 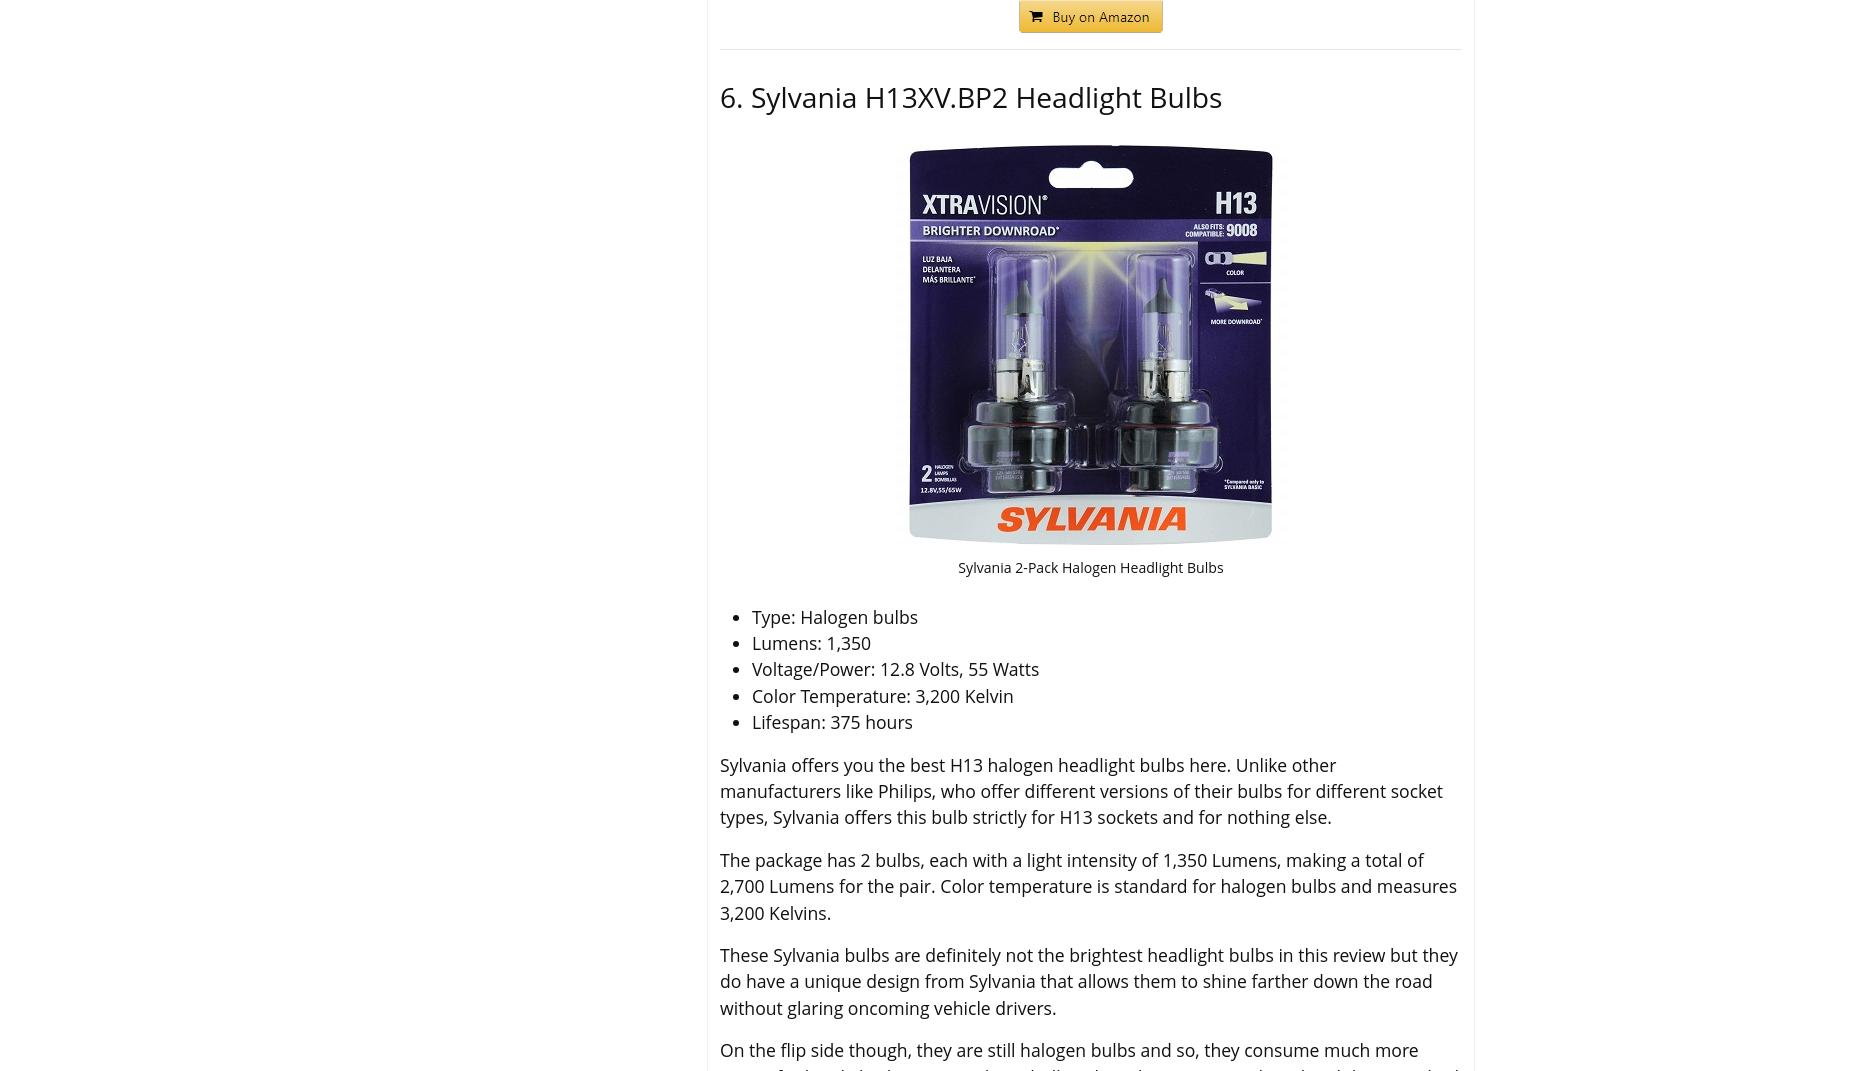 I want to click on 'The package has 2 bulbs, each with a light intensity of 1,350 Lumens, making a total of 2,700 Lumens for the pair. Color temperature is standard for halogen bulbs and measures 3,200 Kelvins.', so click(x=720, y=885).